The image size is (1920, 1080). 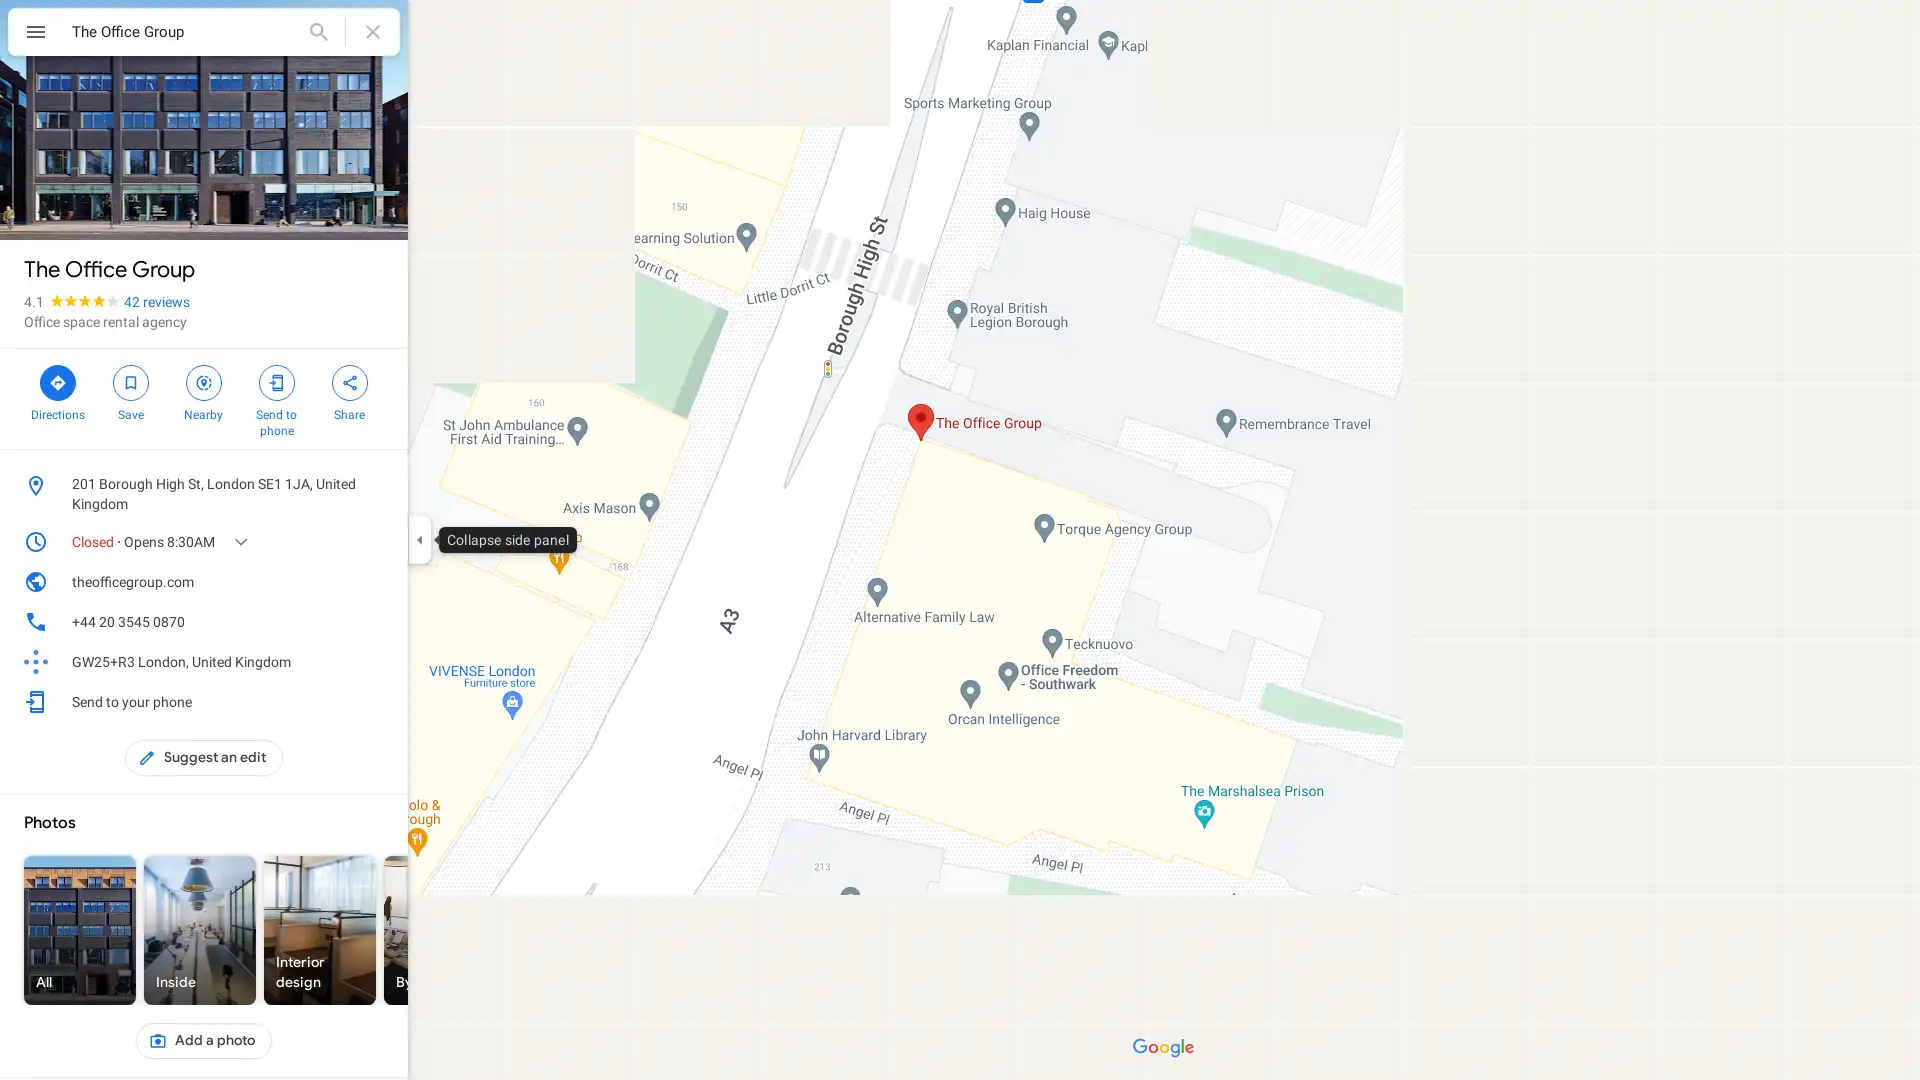 I want to click on 42 reviews, so click(x=156, y=301).